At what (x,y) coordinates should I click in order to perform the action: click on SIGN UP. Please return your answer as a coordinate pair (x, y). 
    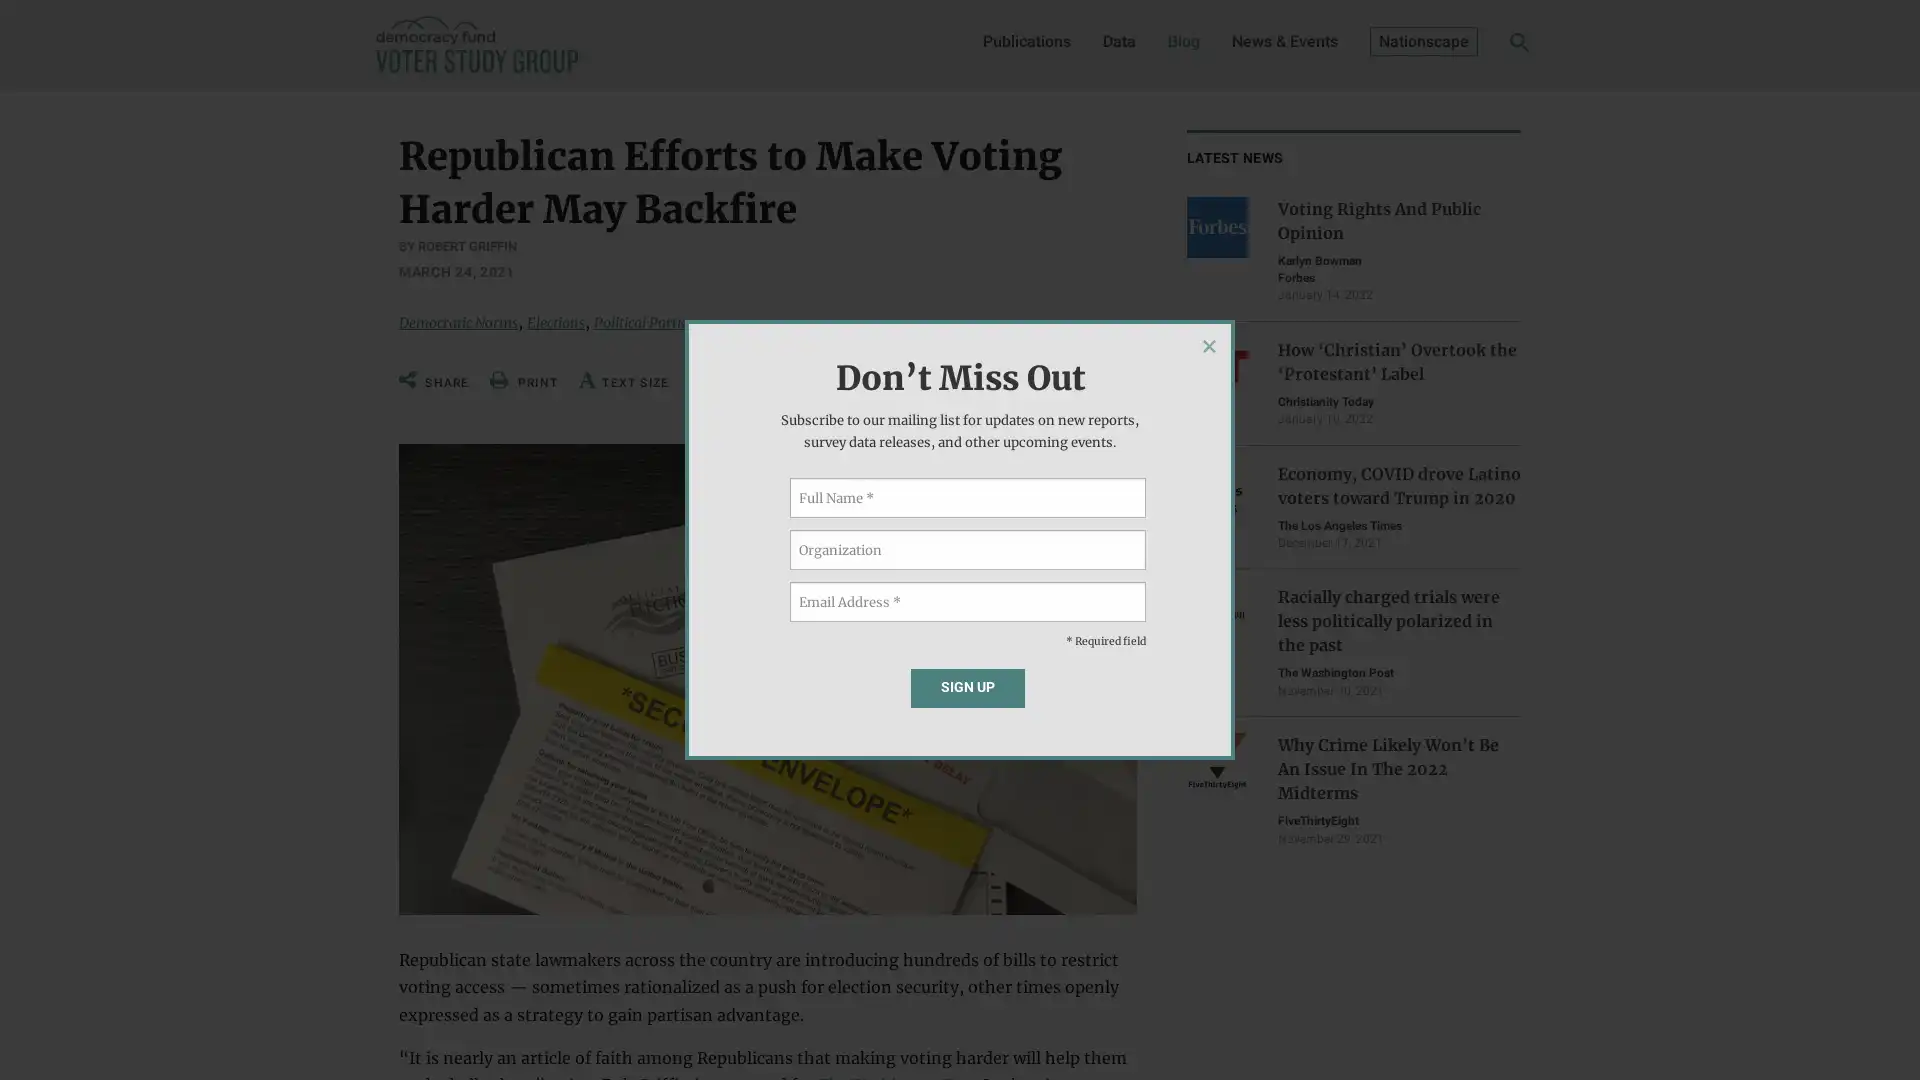
    Looking at the image, I should click on (967, 686).